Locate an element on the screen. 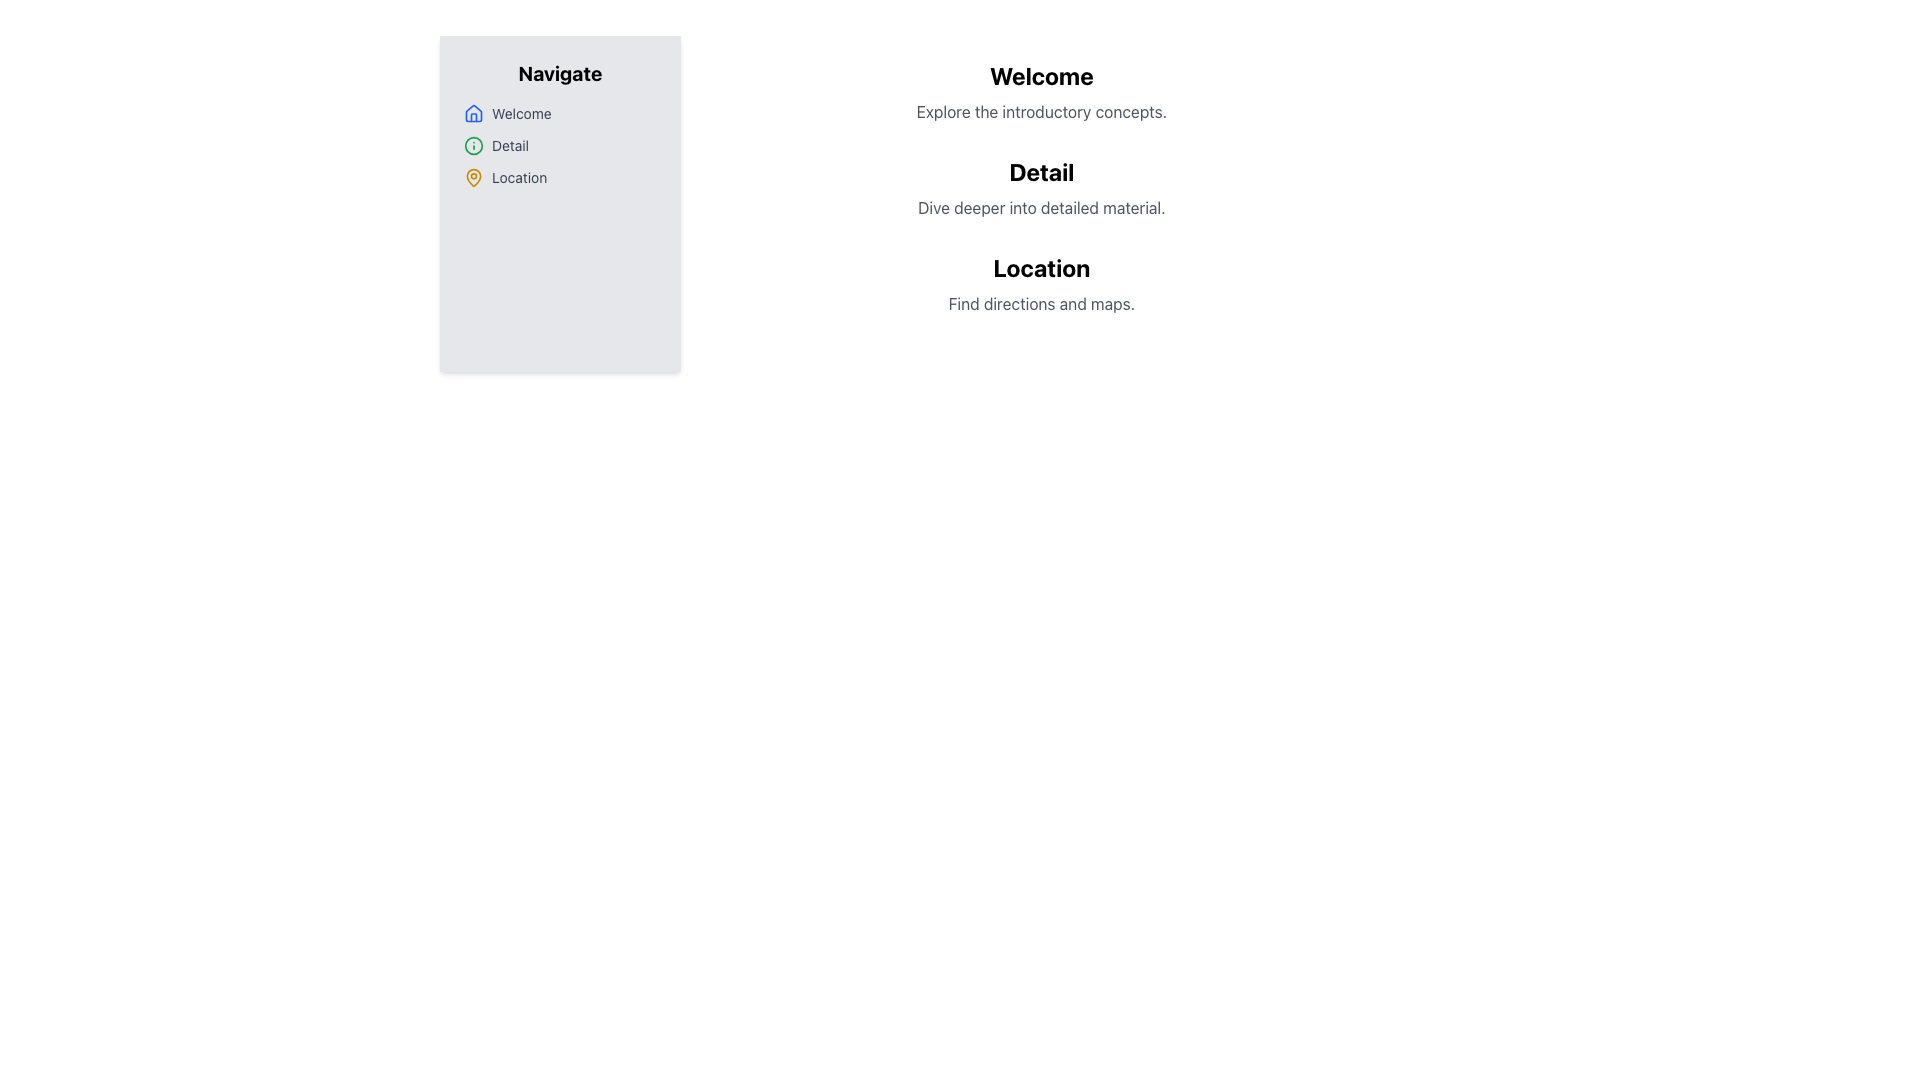  the 'Location' text label which is part of the navigational link in the lower part of the 'Navigate' card, located adjacent to a map pin icon is located at coordinates (519, 176).